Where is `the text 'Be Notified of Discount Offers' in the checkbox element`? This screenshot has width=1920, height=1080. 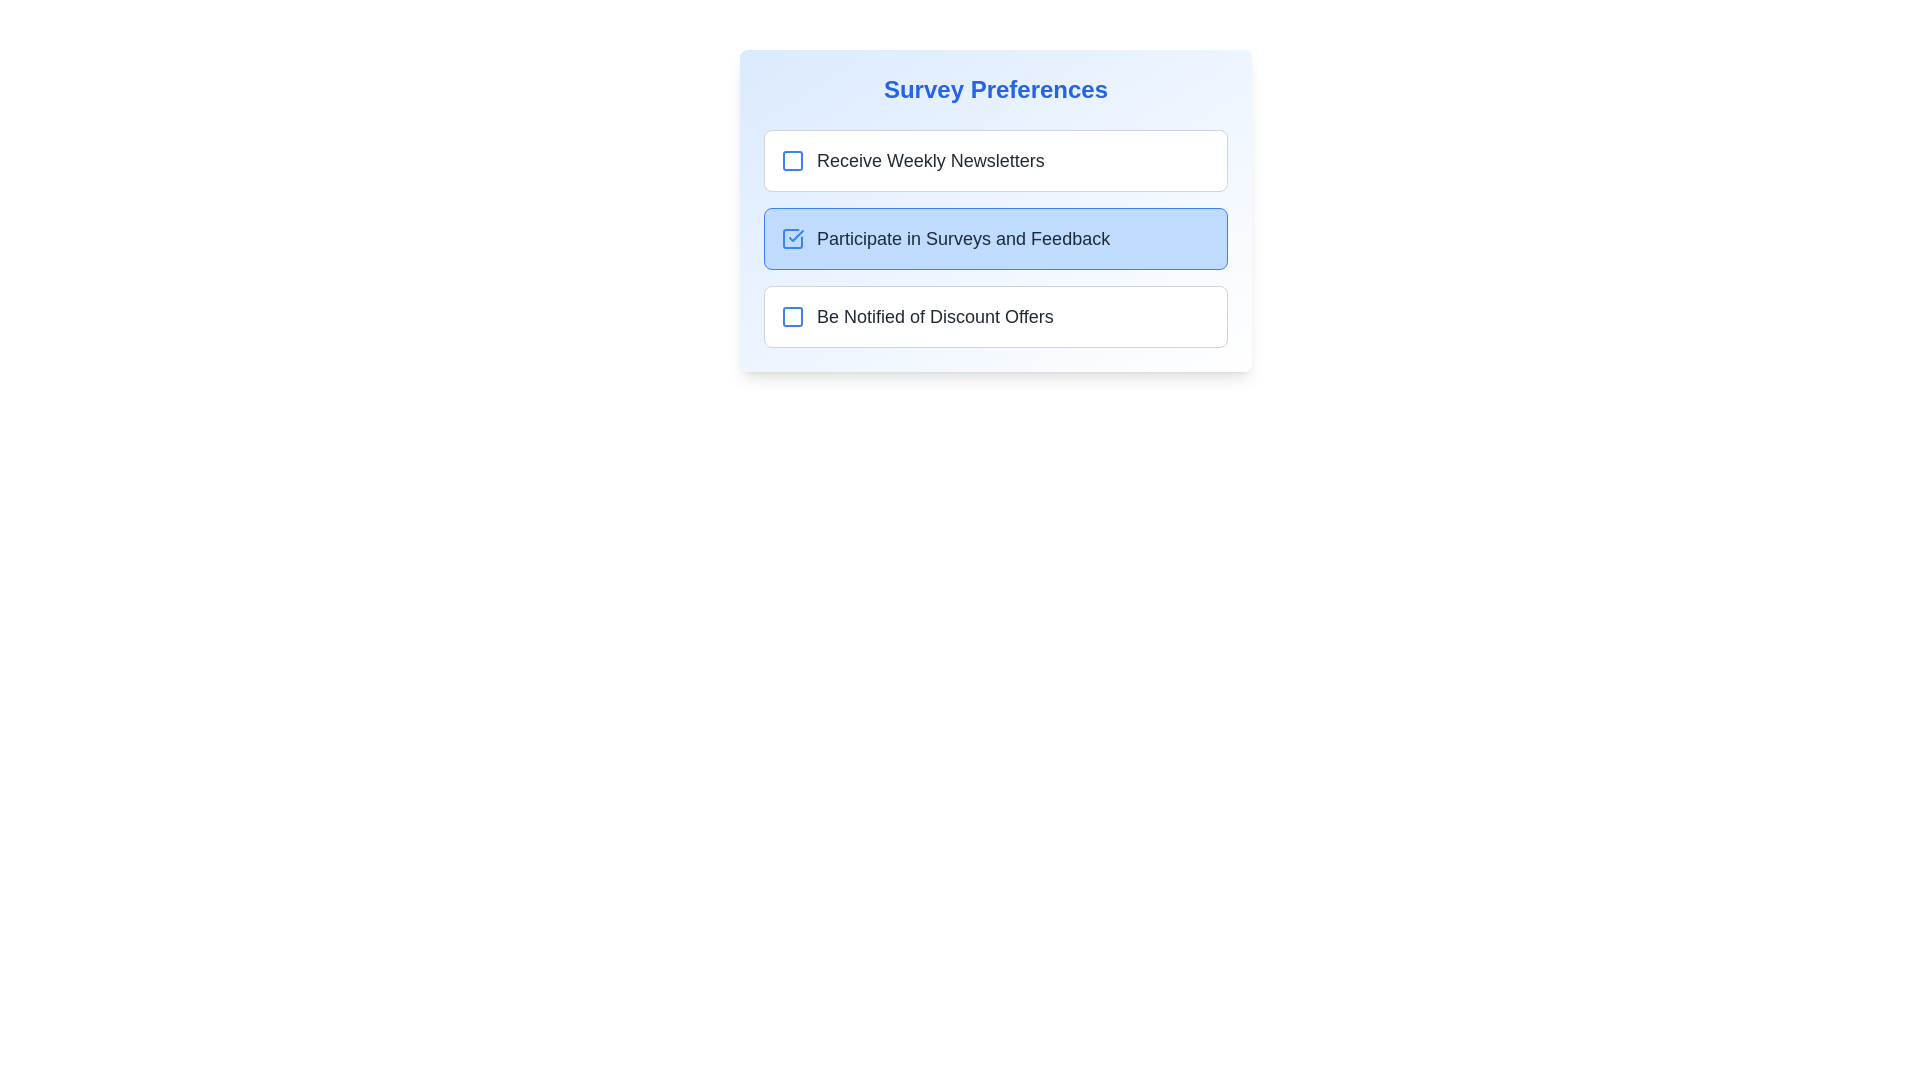 the text 'Be Notified of Discount Offers' in the checkbox element is located at coordinates (996, 315).